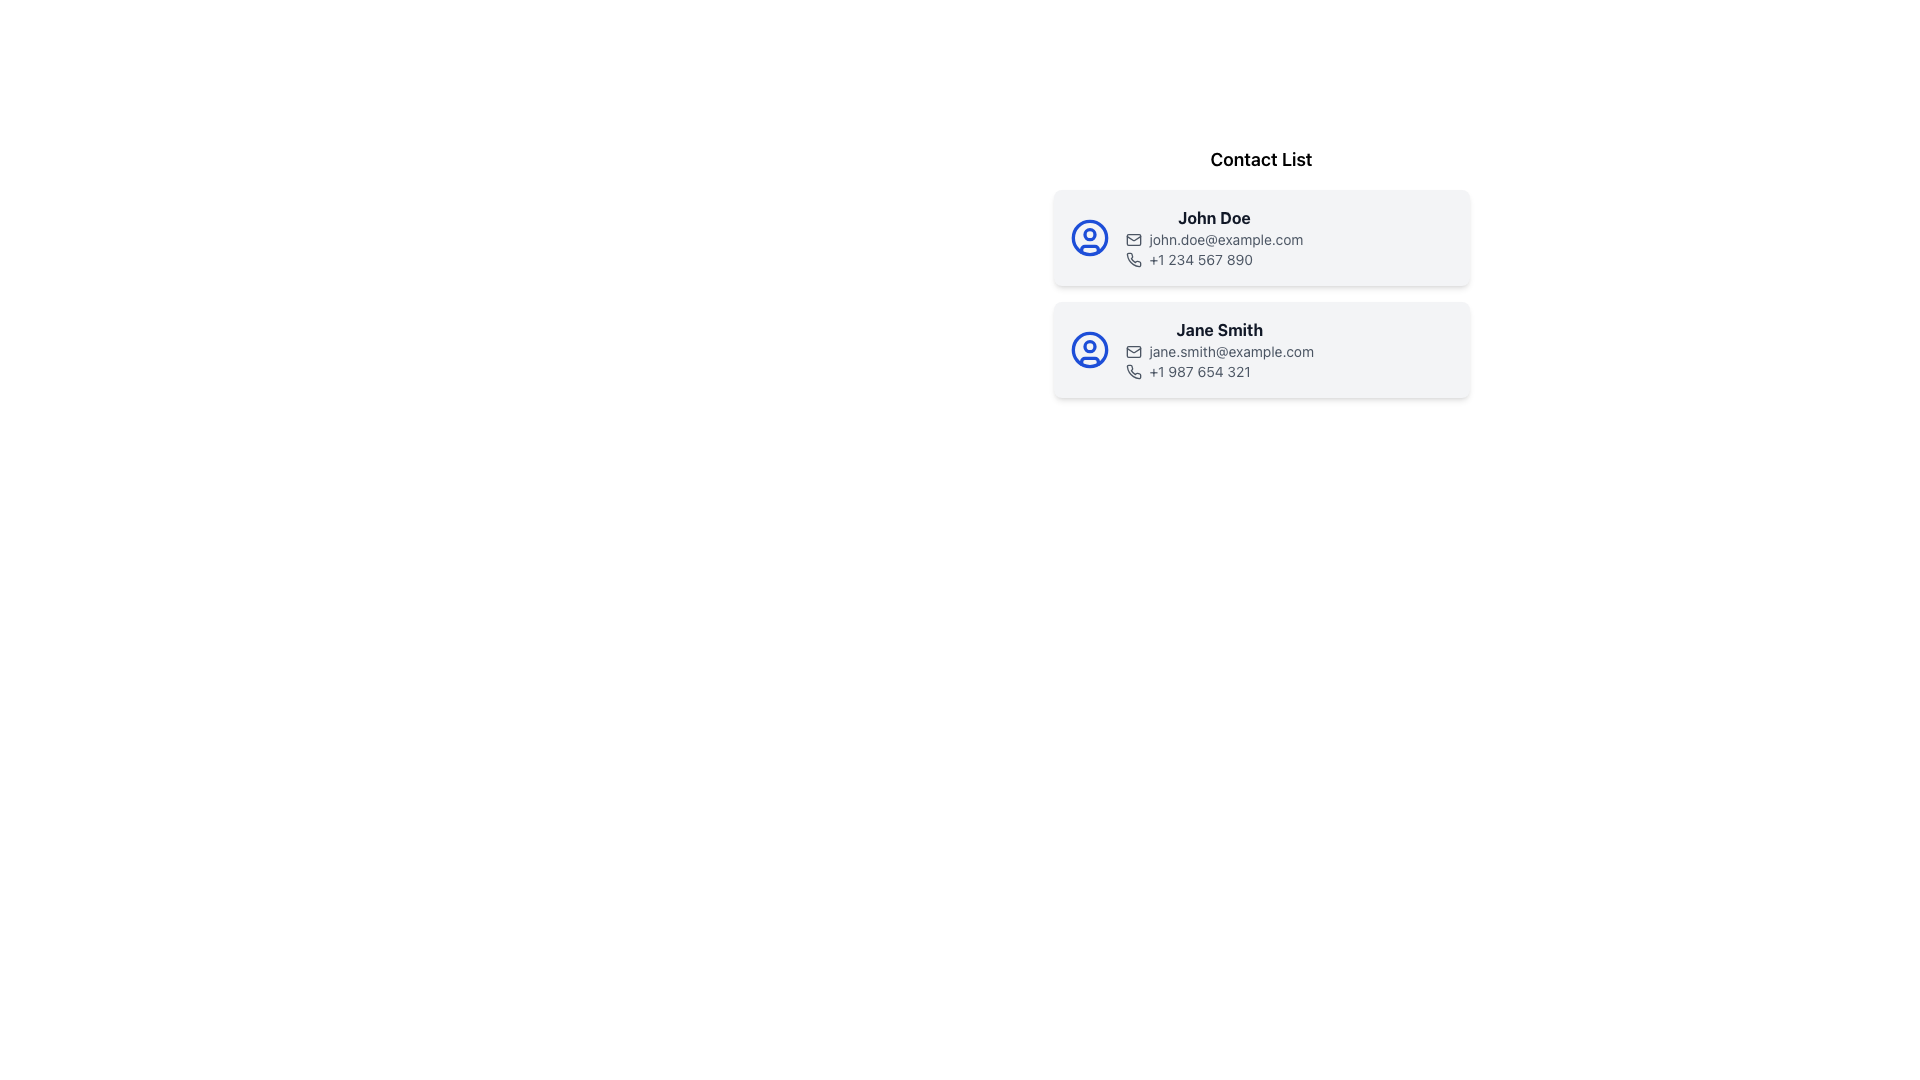 The width and height of the screenshot is (1920, 1080). Describe the element at coordinates (1218, 350) in the screenshot. I see `the text label displaying 'jane.smith@example.com', which is styled in small gray text and located beneath 'Jane Smith' in the contact list` at that location.